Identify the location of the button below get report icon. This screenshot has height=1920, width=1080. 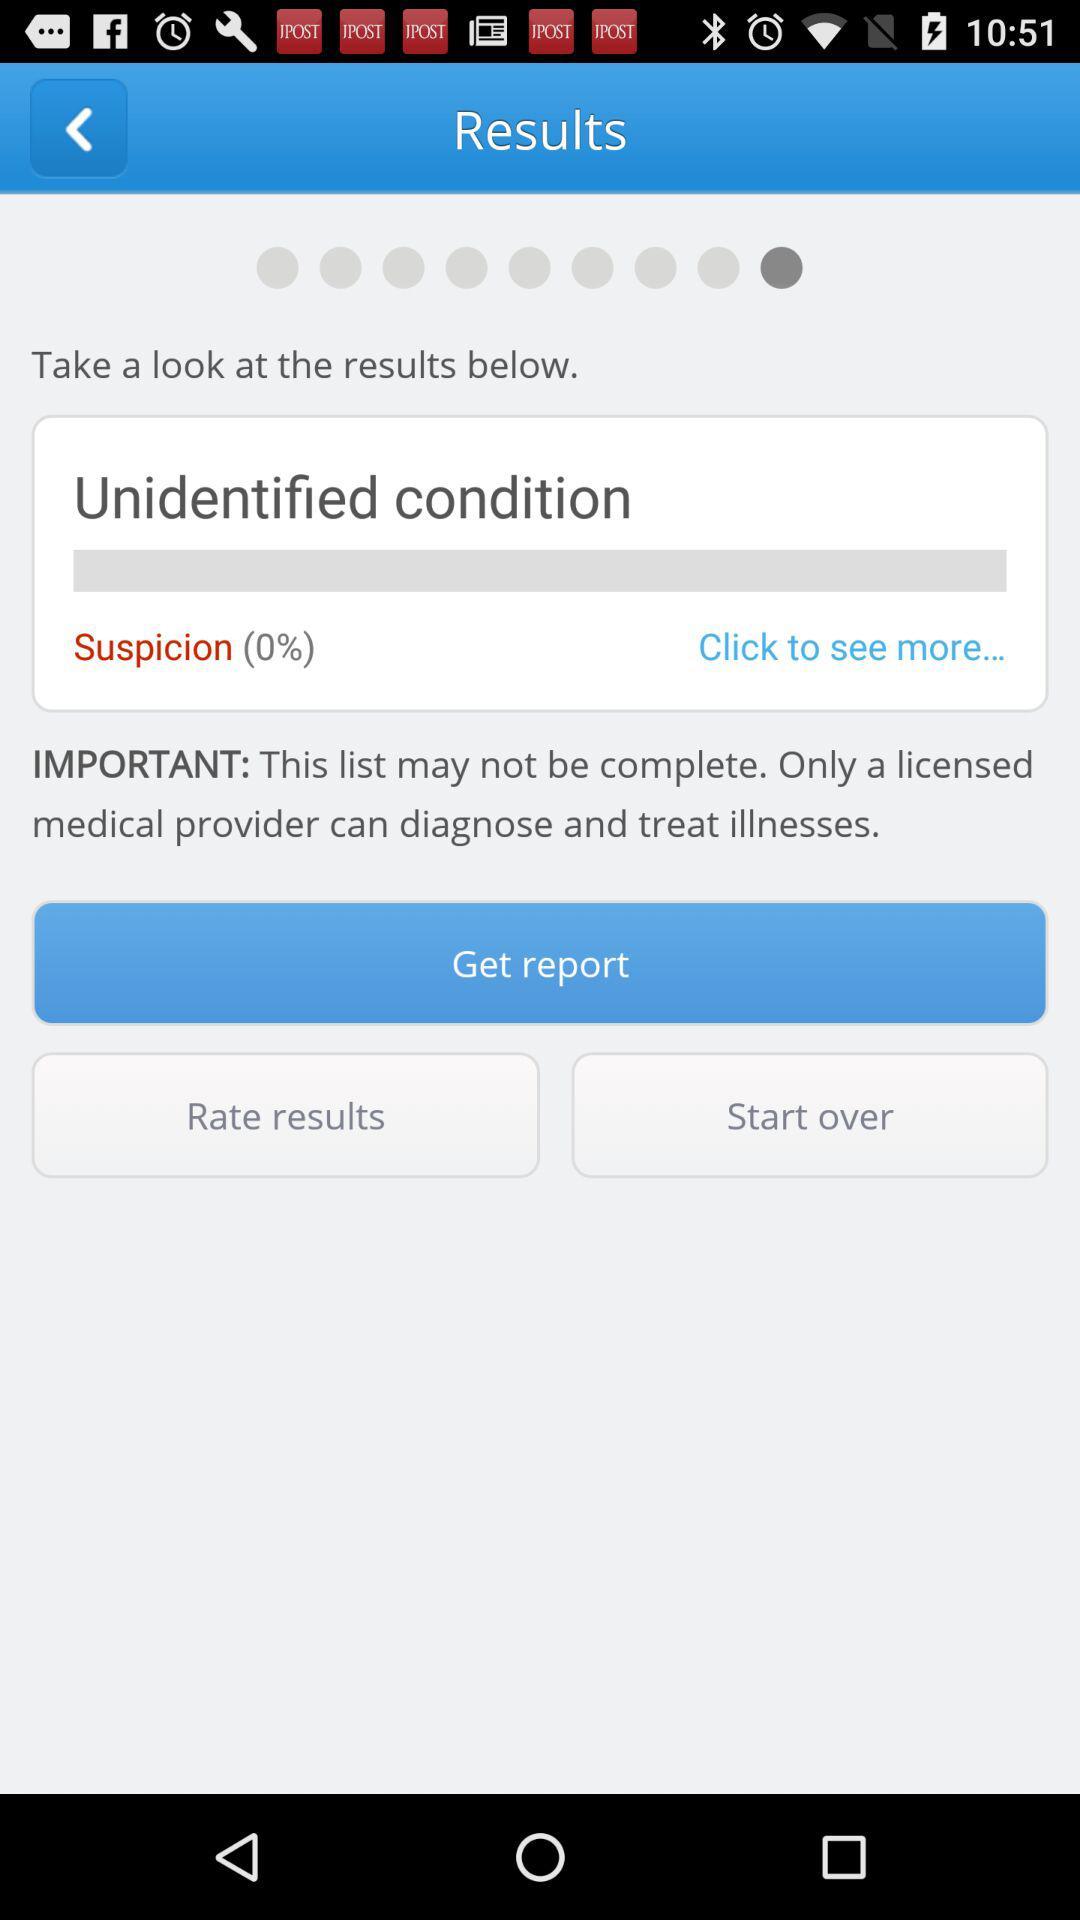
(285, 1114).